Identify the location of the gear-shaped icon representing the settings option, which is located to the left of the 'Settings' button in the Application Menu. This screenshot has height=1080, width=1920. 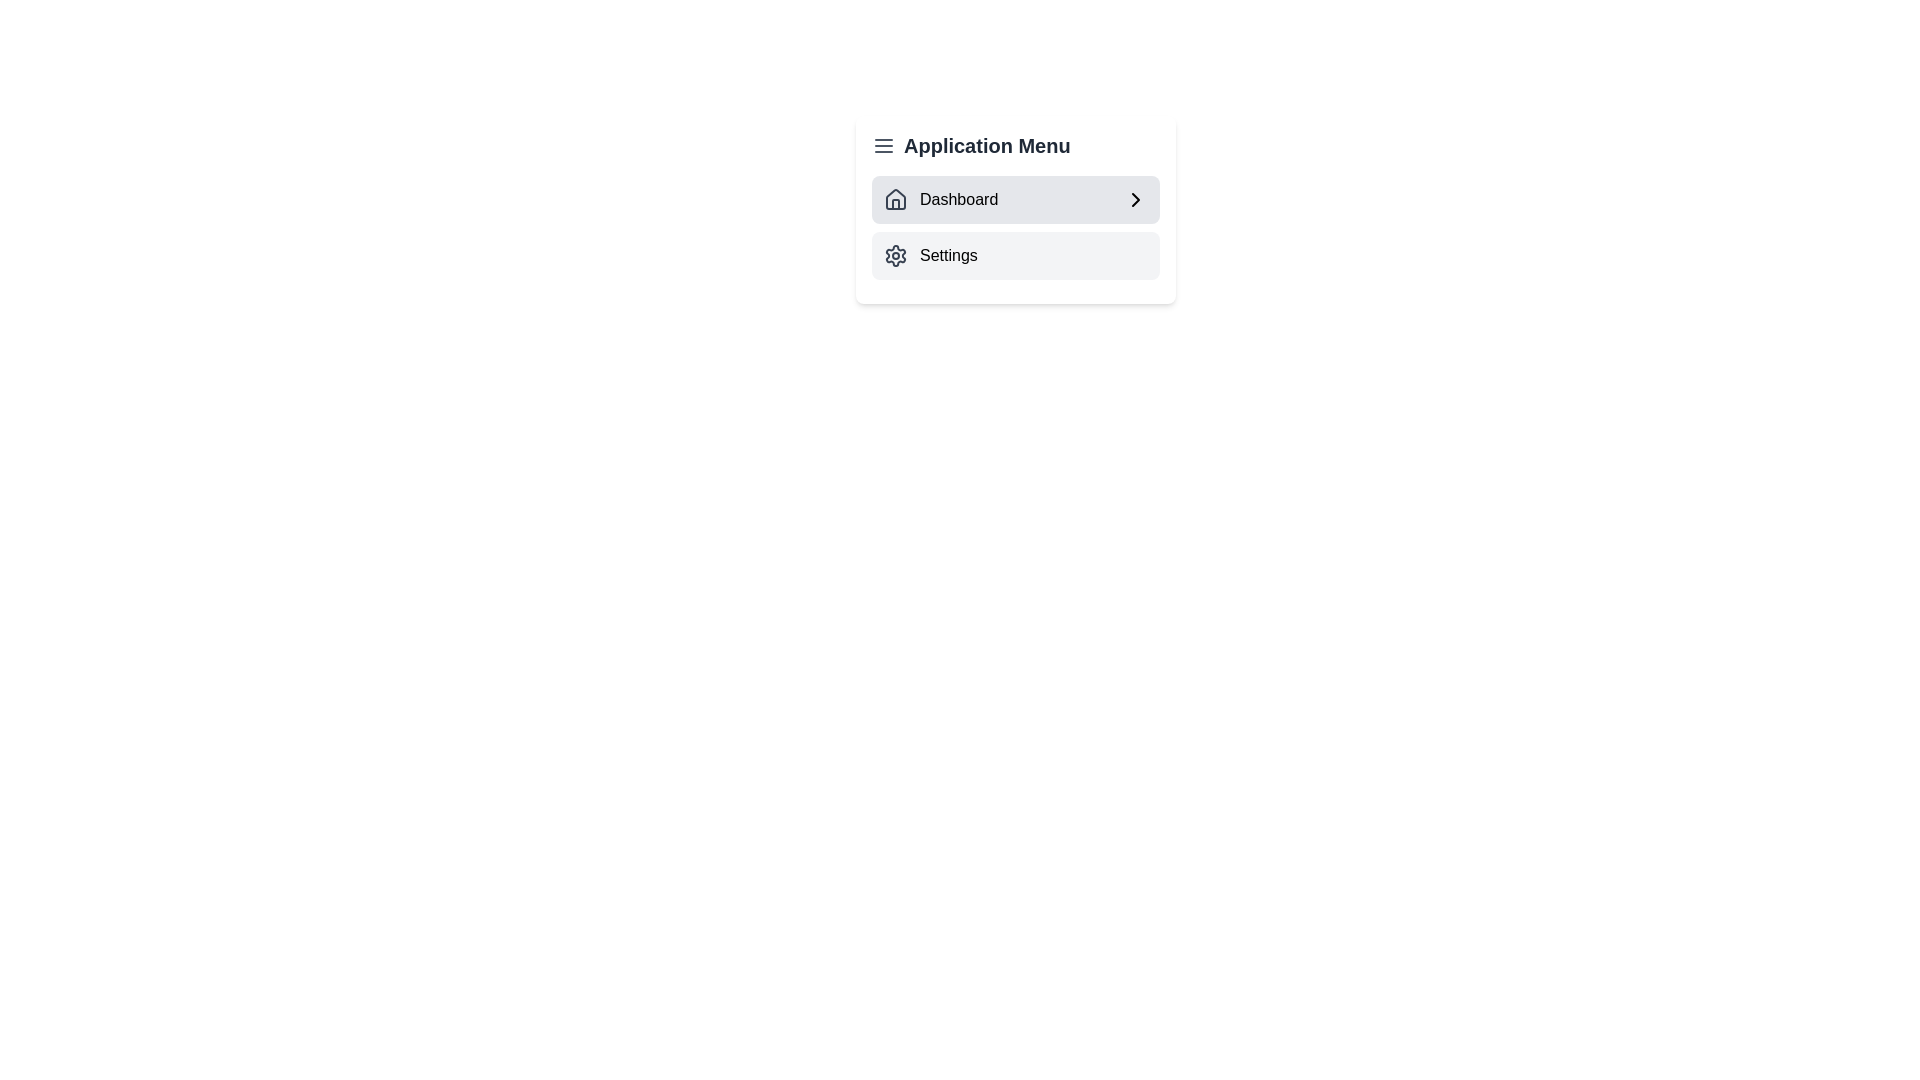
(895, 254).